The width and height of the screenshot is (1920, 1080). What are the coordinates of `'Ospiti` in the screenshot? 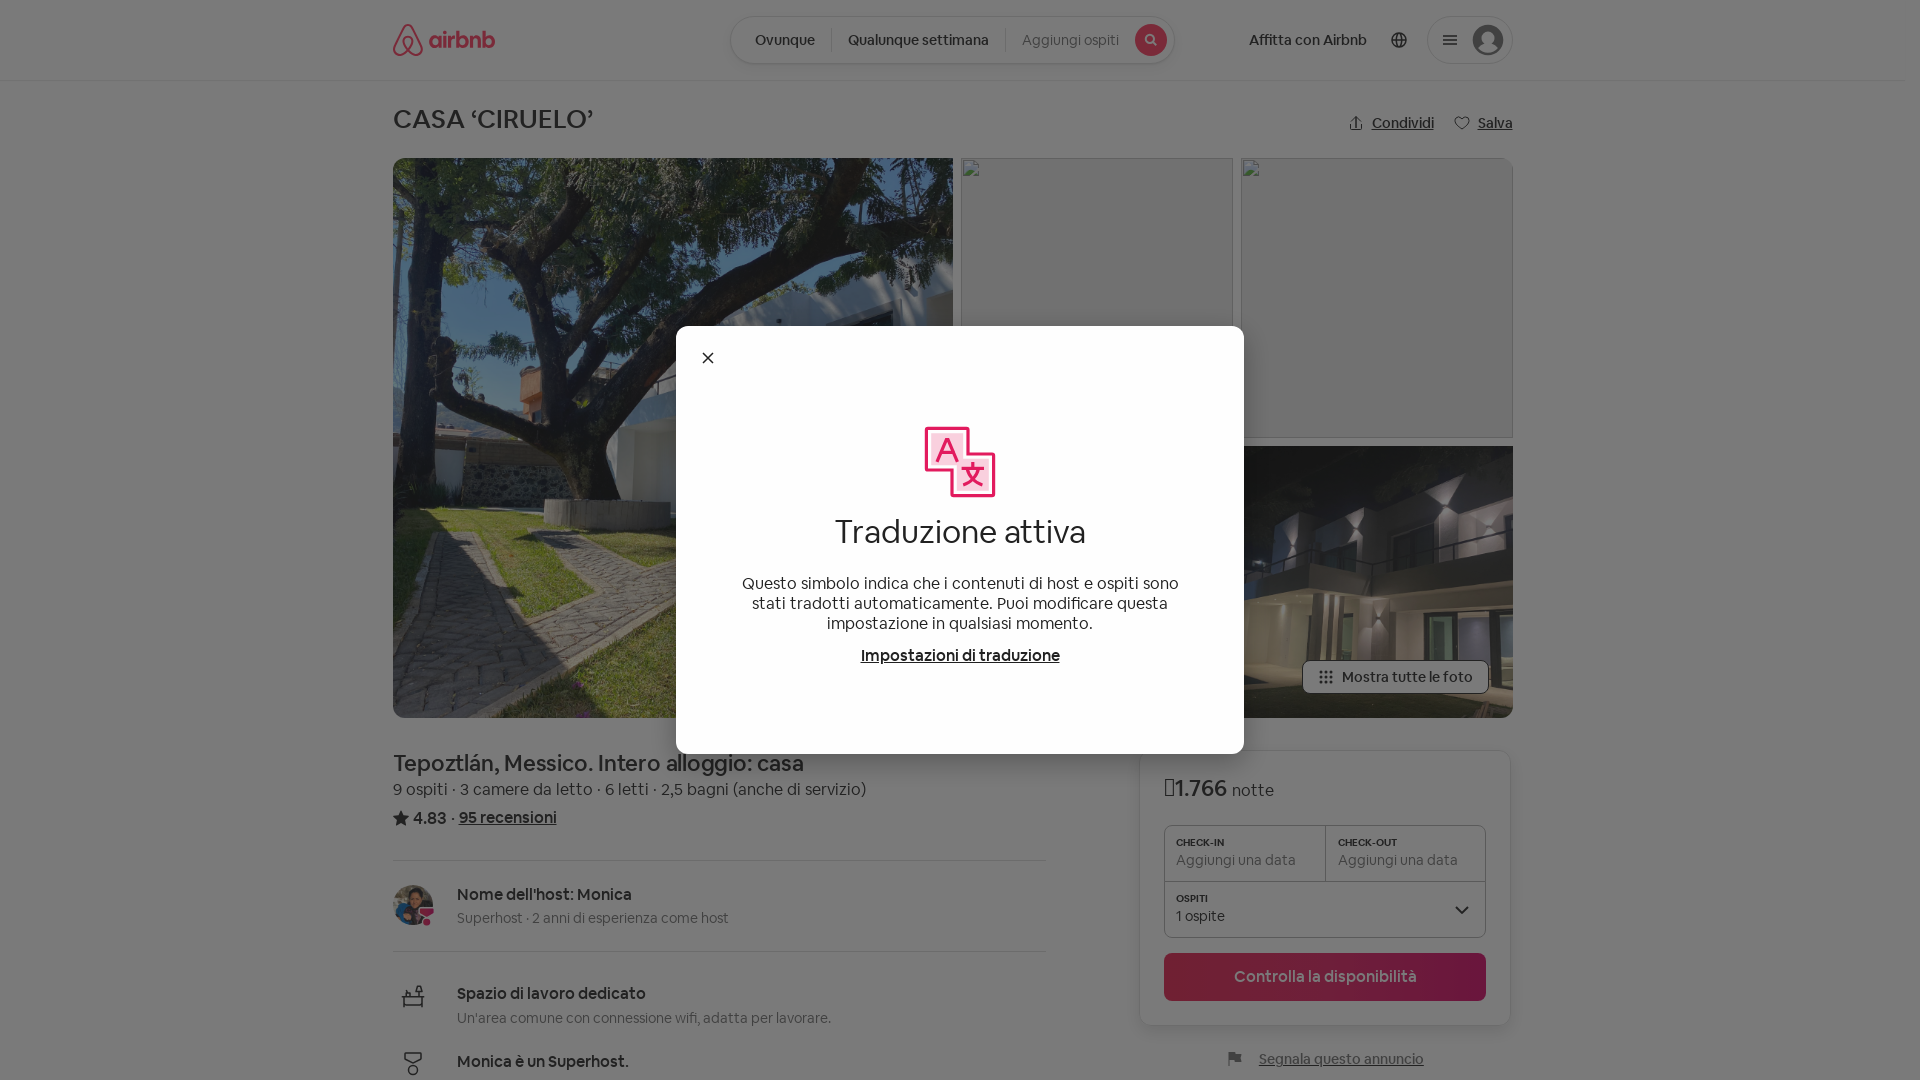 It's located at (1004, 39).